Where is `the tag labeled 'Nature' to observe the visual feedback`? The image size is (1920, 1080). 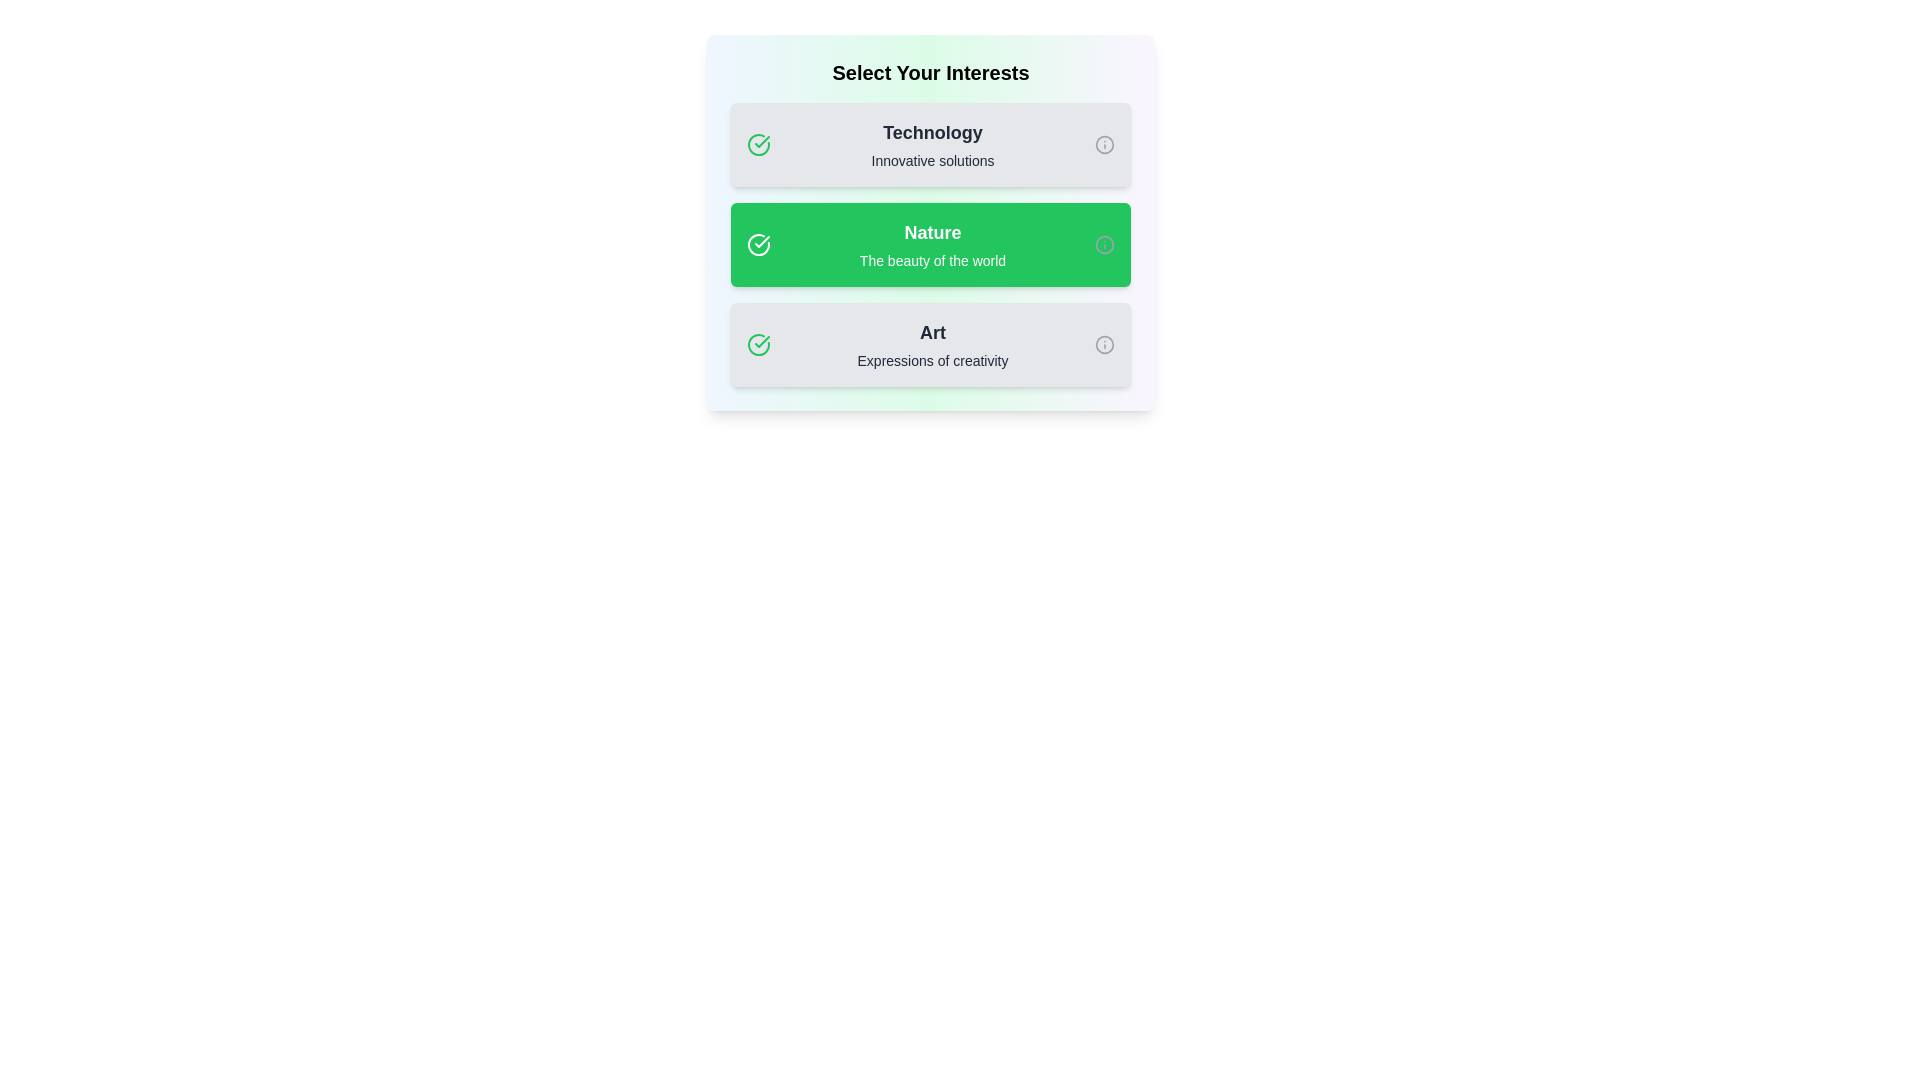 the tag labeled 'Nature' to observe the visual feedback is located at coordinates (930, 244).